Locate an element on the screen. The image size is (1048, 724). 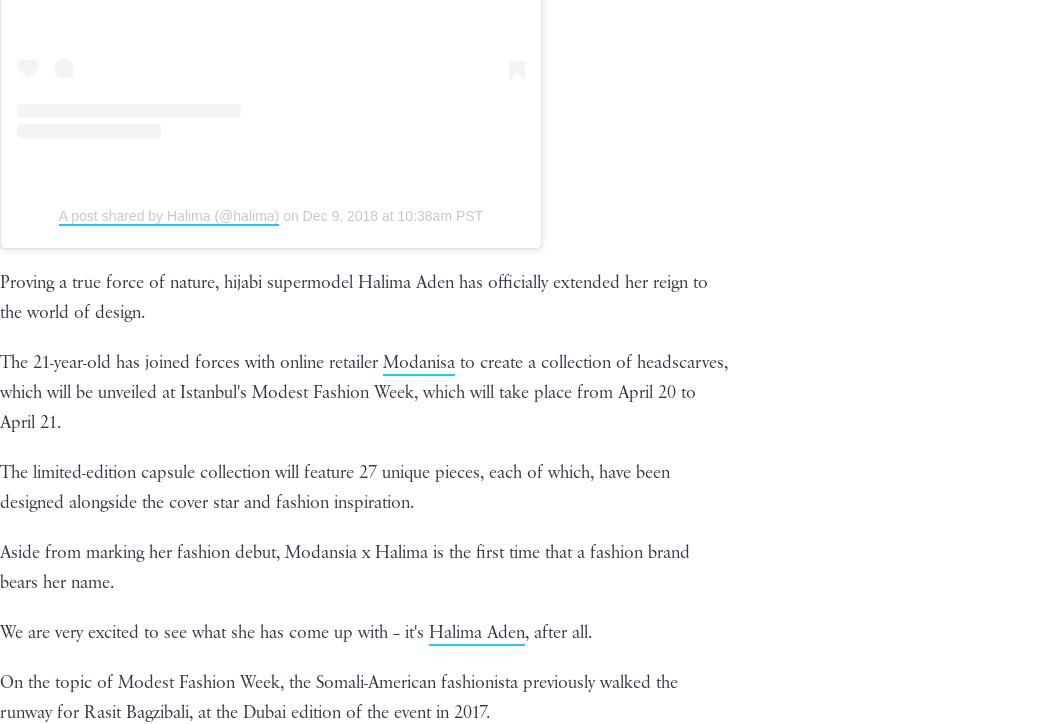
'The 21-year-old has joined forces with online retailer' is located at coordinates (0, 362).